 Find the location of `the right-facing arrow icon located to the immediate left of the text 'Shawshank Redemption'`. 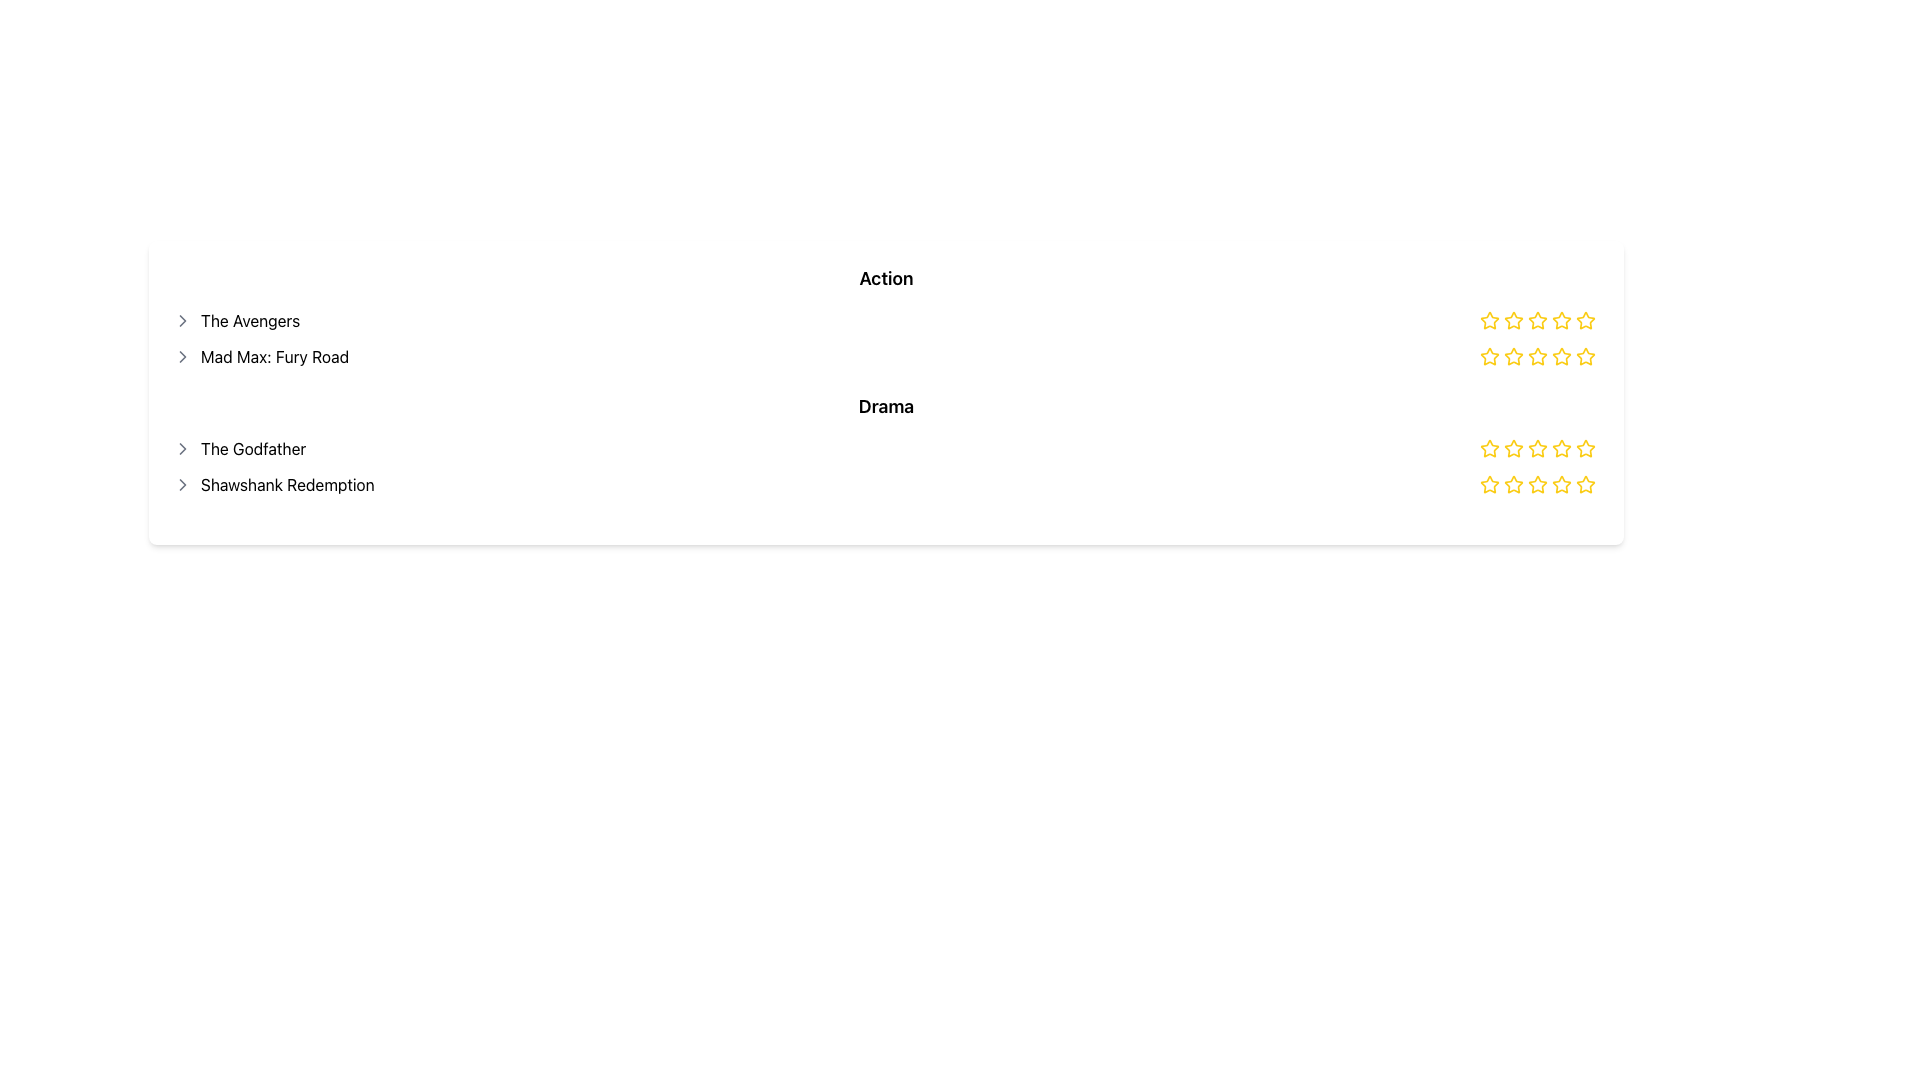

the right-facing arrow icon located to the immediate left of the text 'Shawshank Redemption' is located at coordinates (182, 485).